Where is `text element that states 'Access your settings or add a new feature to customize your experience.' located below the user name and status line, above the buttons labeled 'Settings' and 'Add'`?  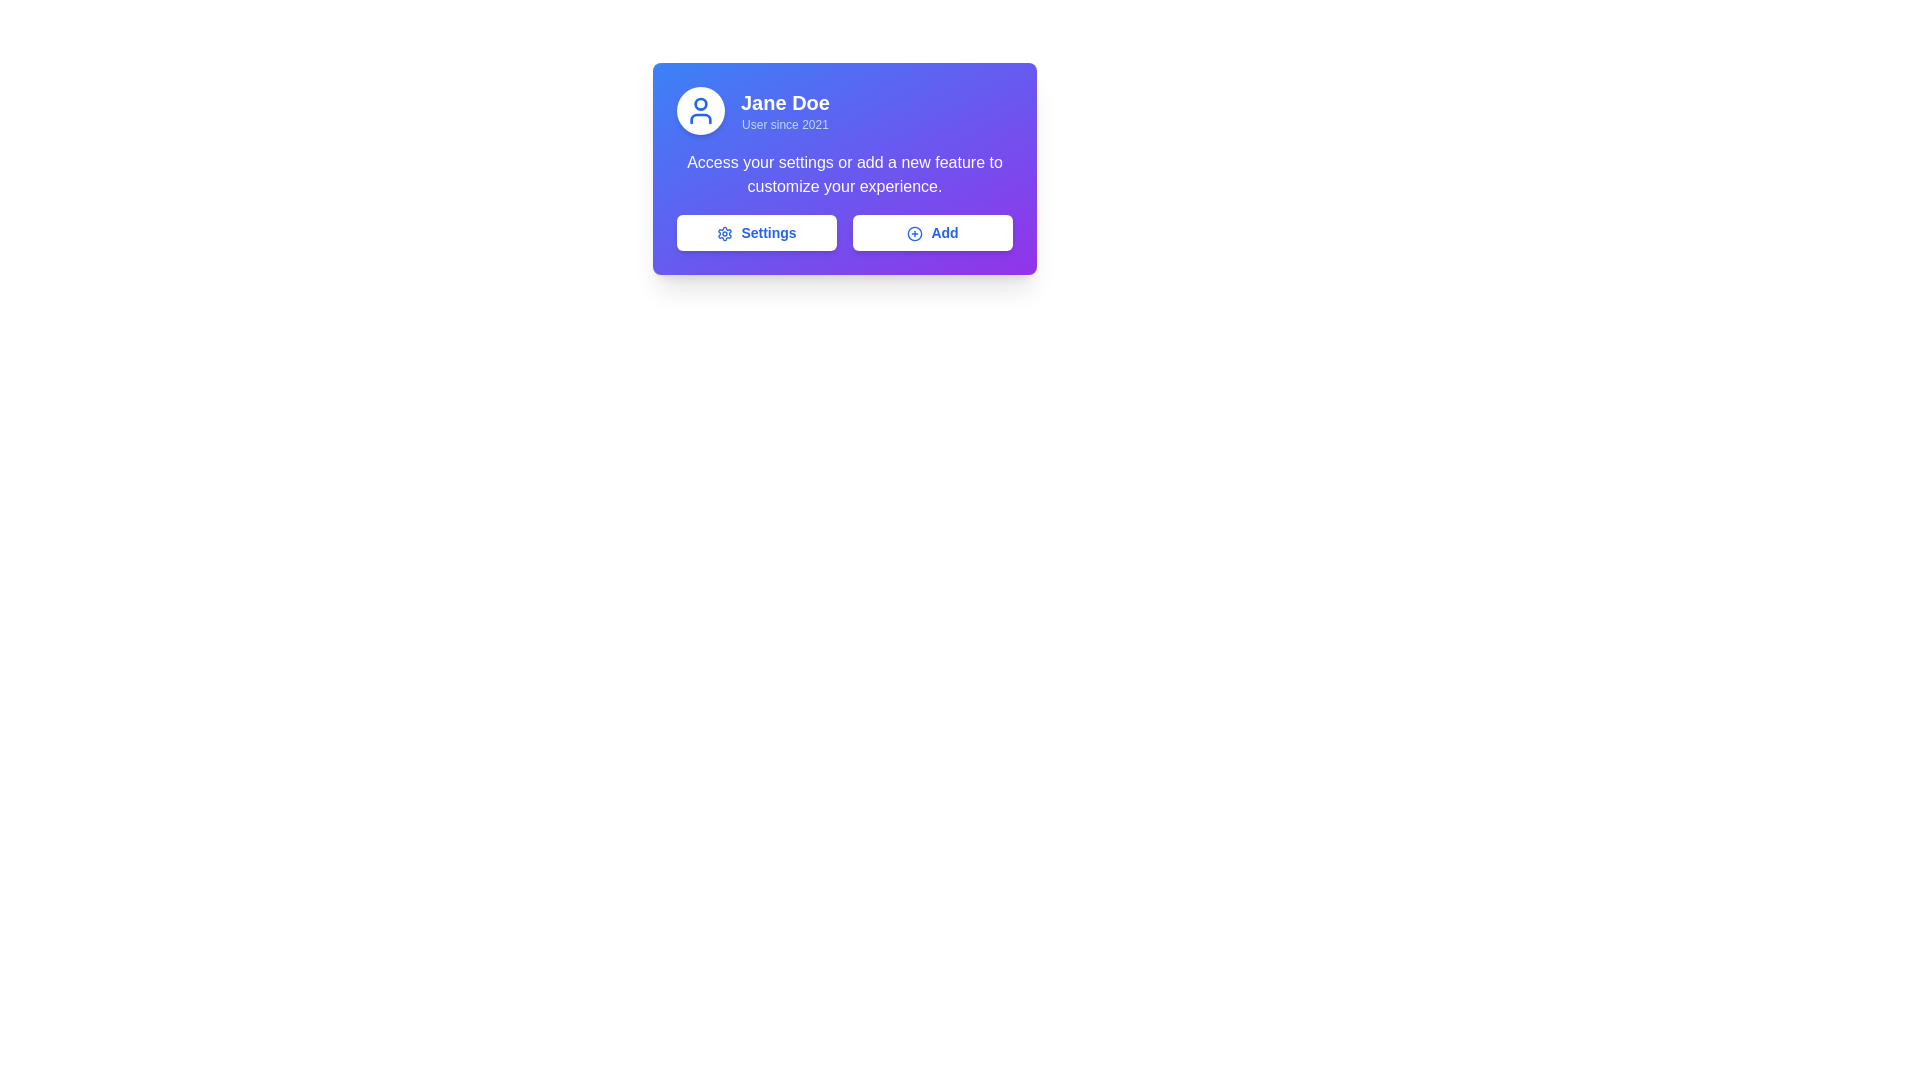 text element that states 'Access your settings or add a new feature to customize your experience.' located below the user name and status line, above the buttons labeled 'Settings' and 'Add' is located at coordinates (844, 173).